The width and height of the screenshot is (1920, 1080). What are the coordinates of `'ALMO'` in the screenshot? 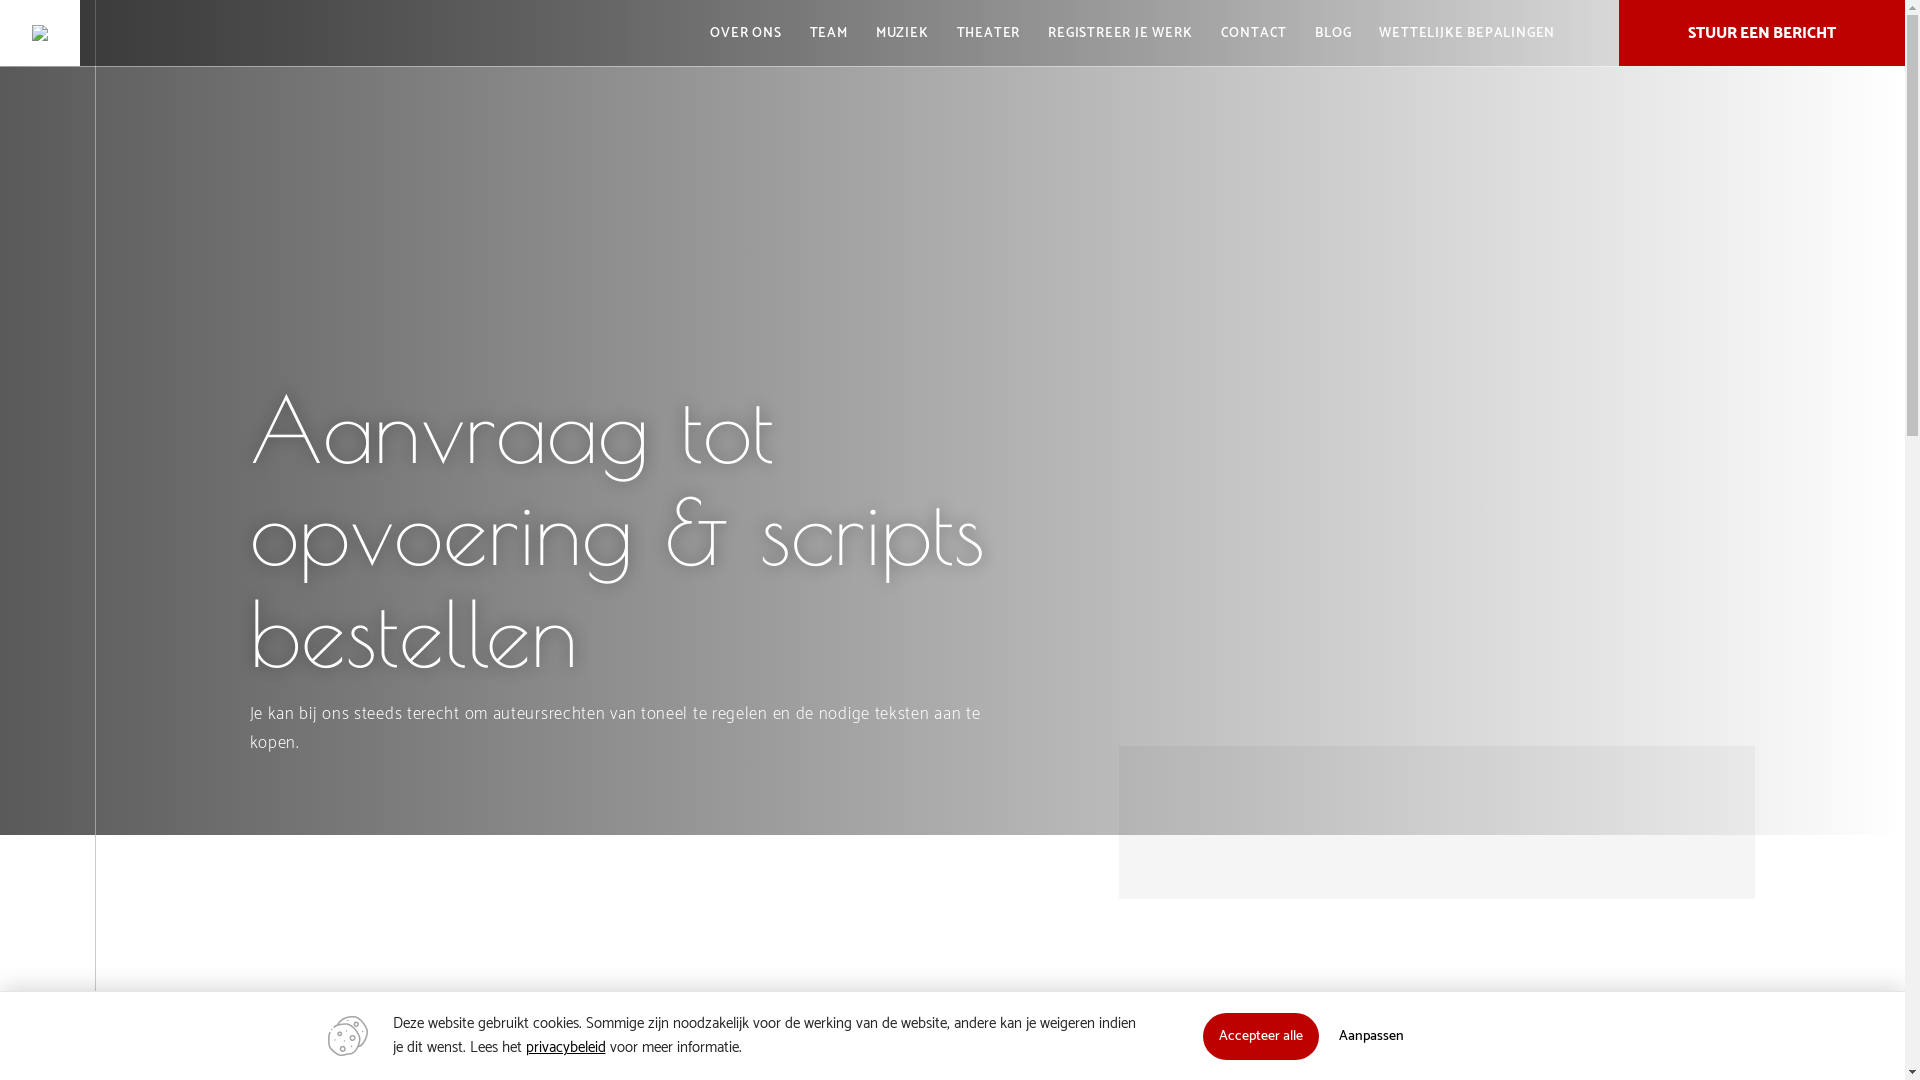 It's located at (39, 33).